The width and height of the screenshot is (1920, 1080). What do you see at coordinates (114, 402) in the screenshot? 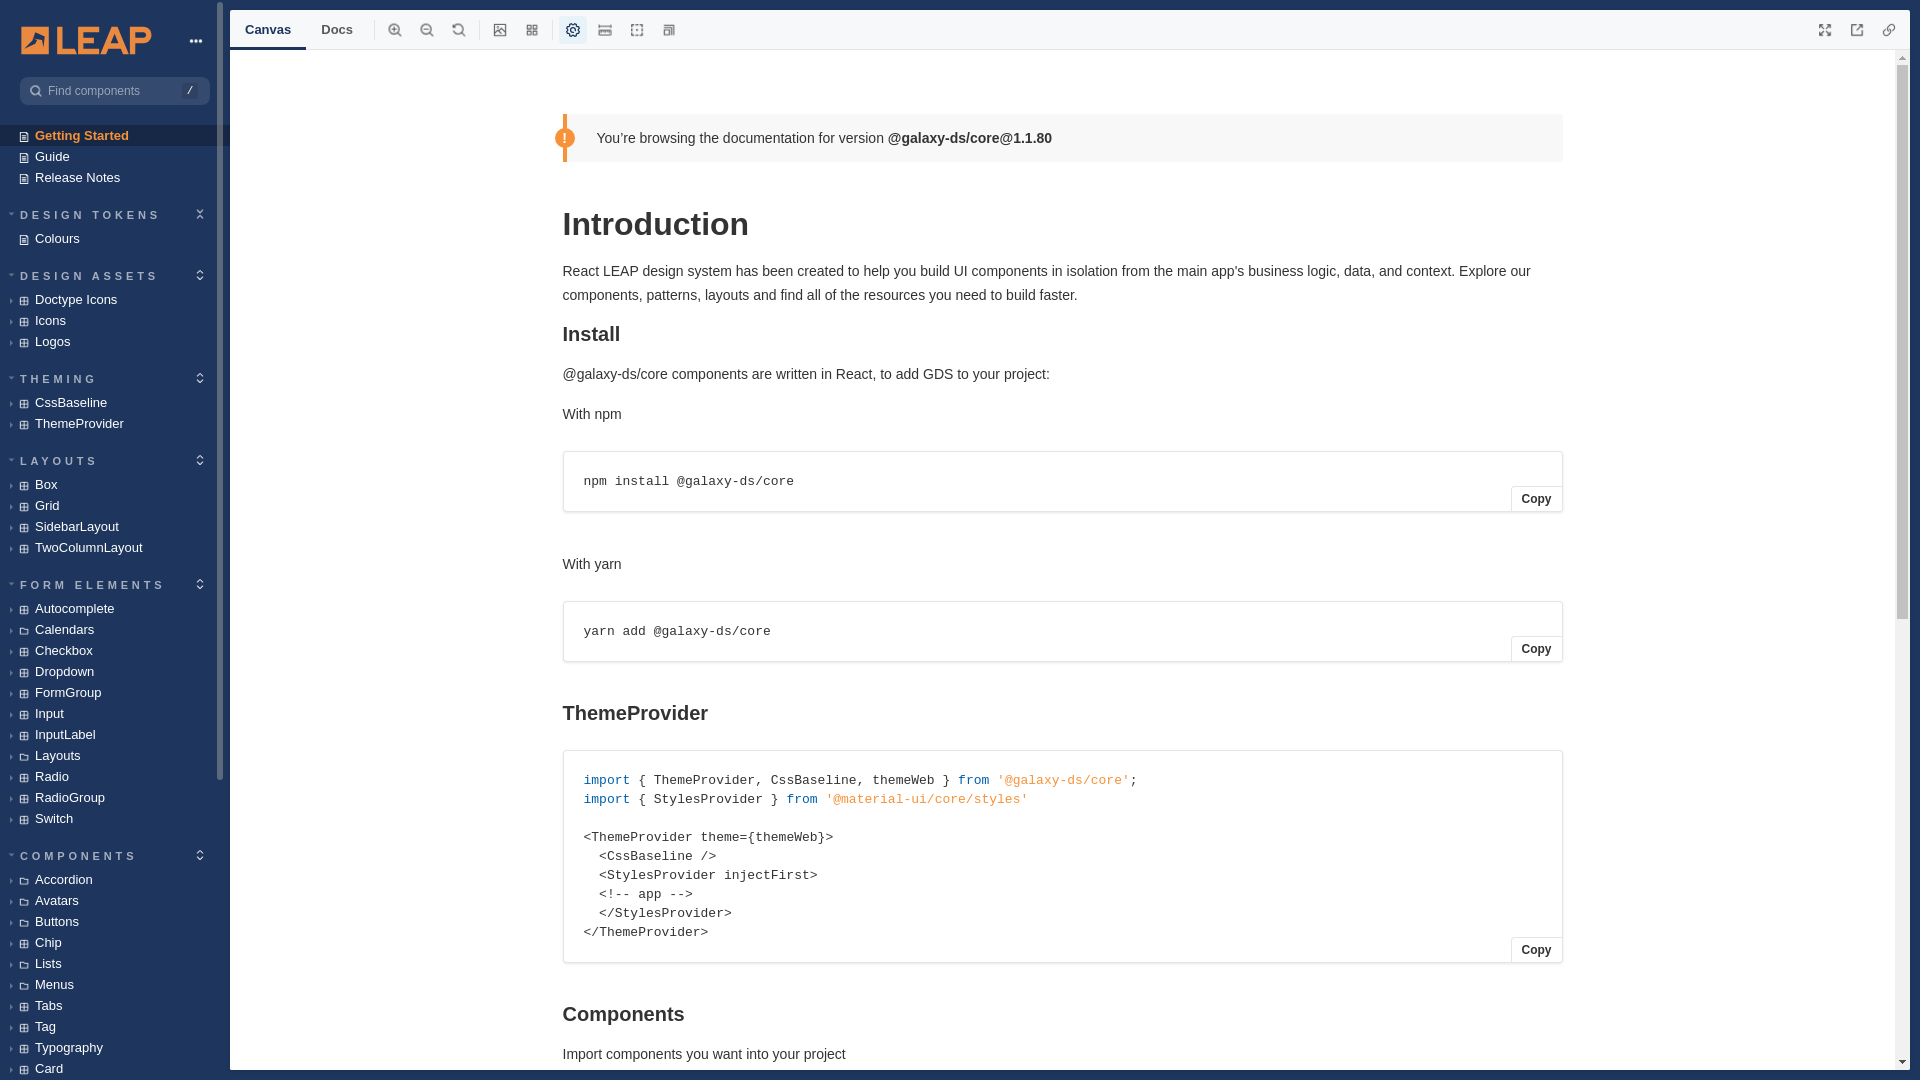
I see `'CssBaseline'` at bounding box center [114, 402].